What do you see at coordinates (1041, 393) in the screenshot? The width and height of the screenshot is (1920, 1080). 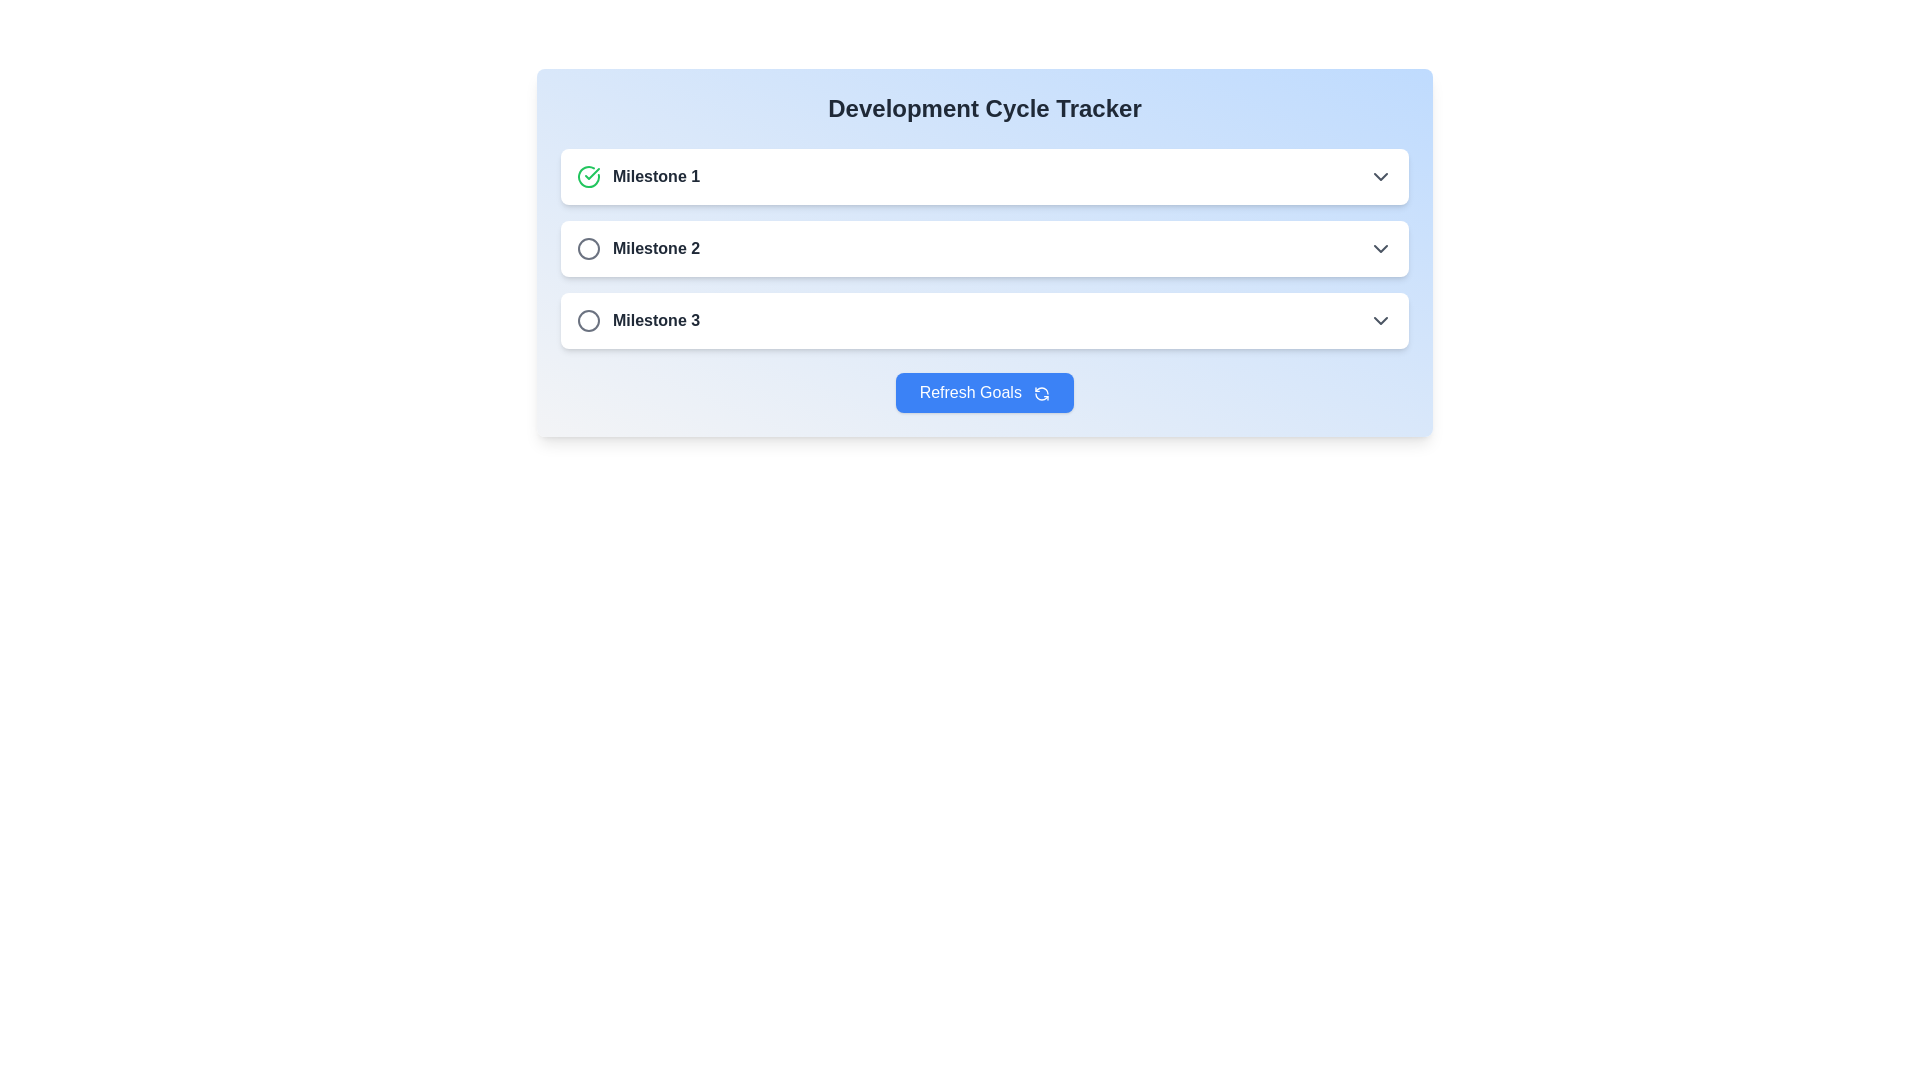 I see `the circular refresh icon located inside the 'Refresh Goals' button, which has a blue background and is positioned to the right of the label text` at bounding box center [1041, 393].